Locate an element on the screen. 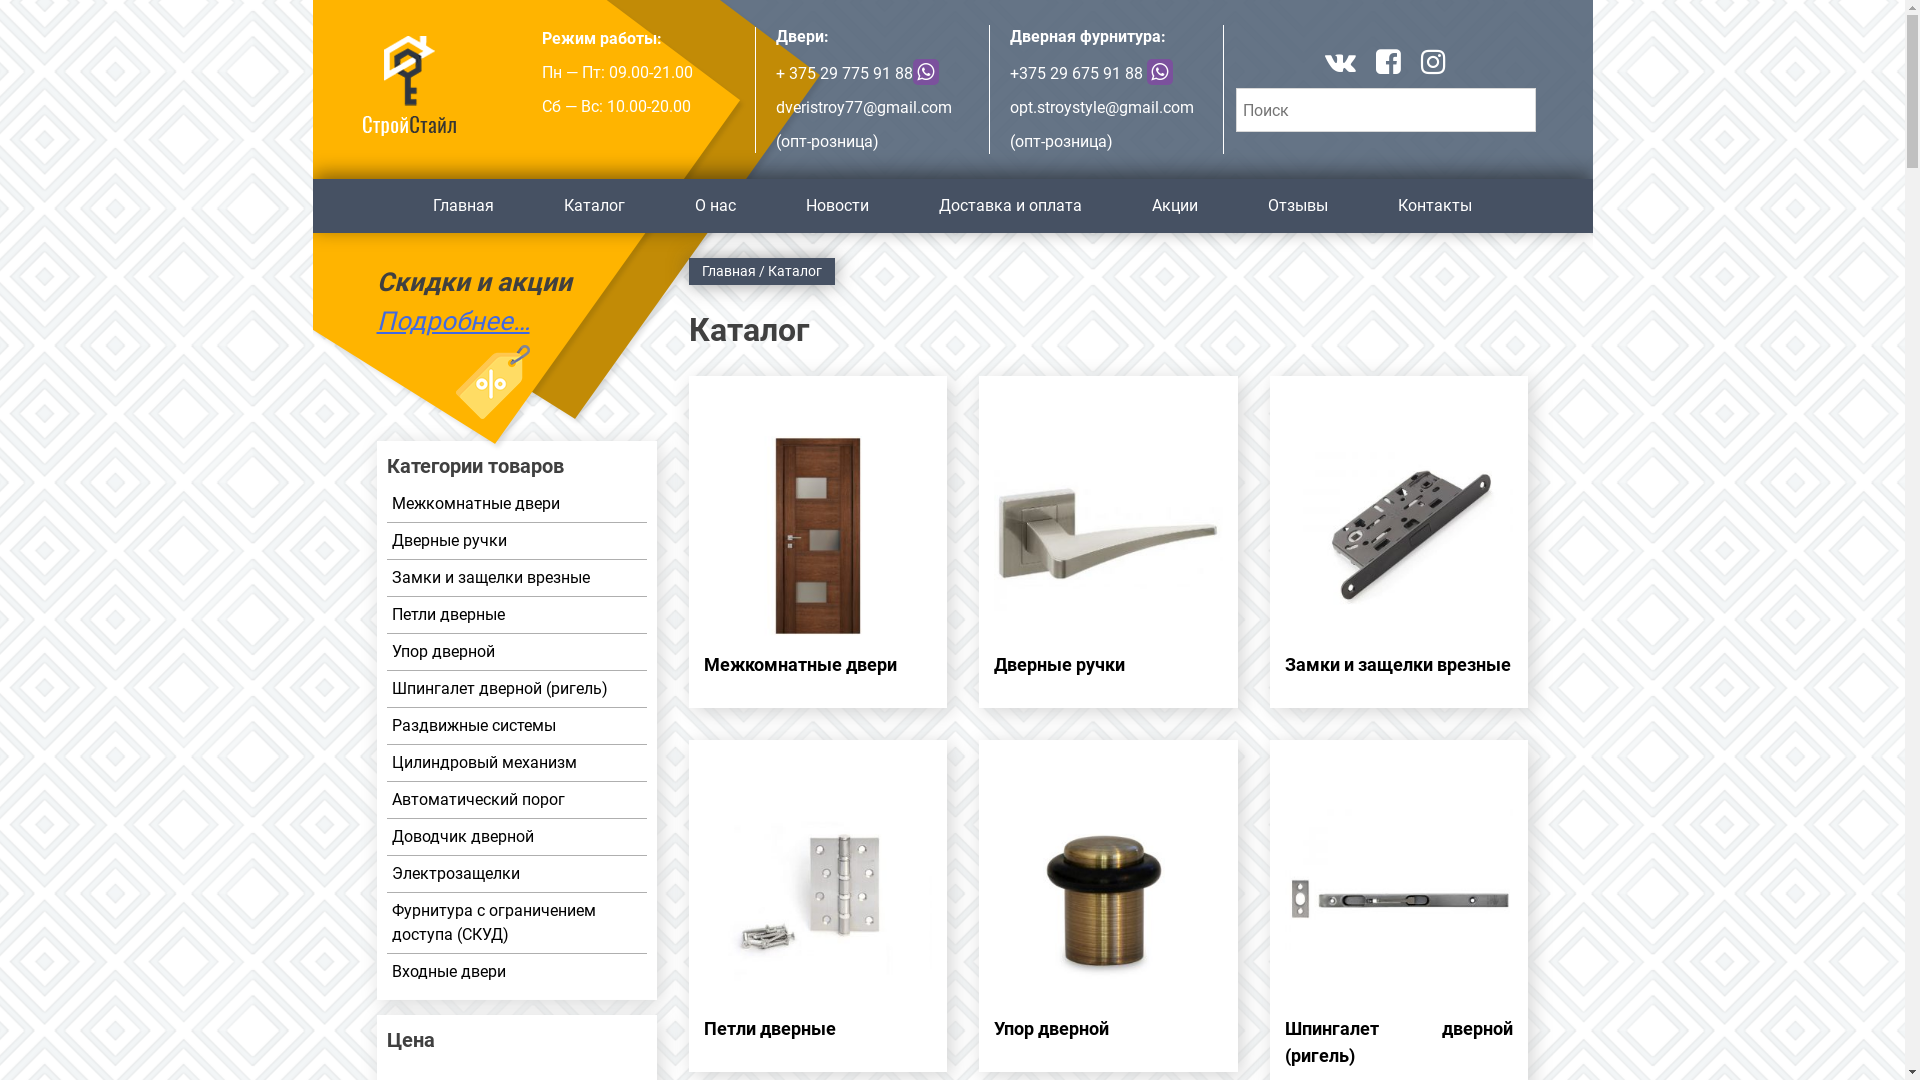 This screenshot has width=1920, height=1080. 'Facebook' is located at coordinates (1387, 64).